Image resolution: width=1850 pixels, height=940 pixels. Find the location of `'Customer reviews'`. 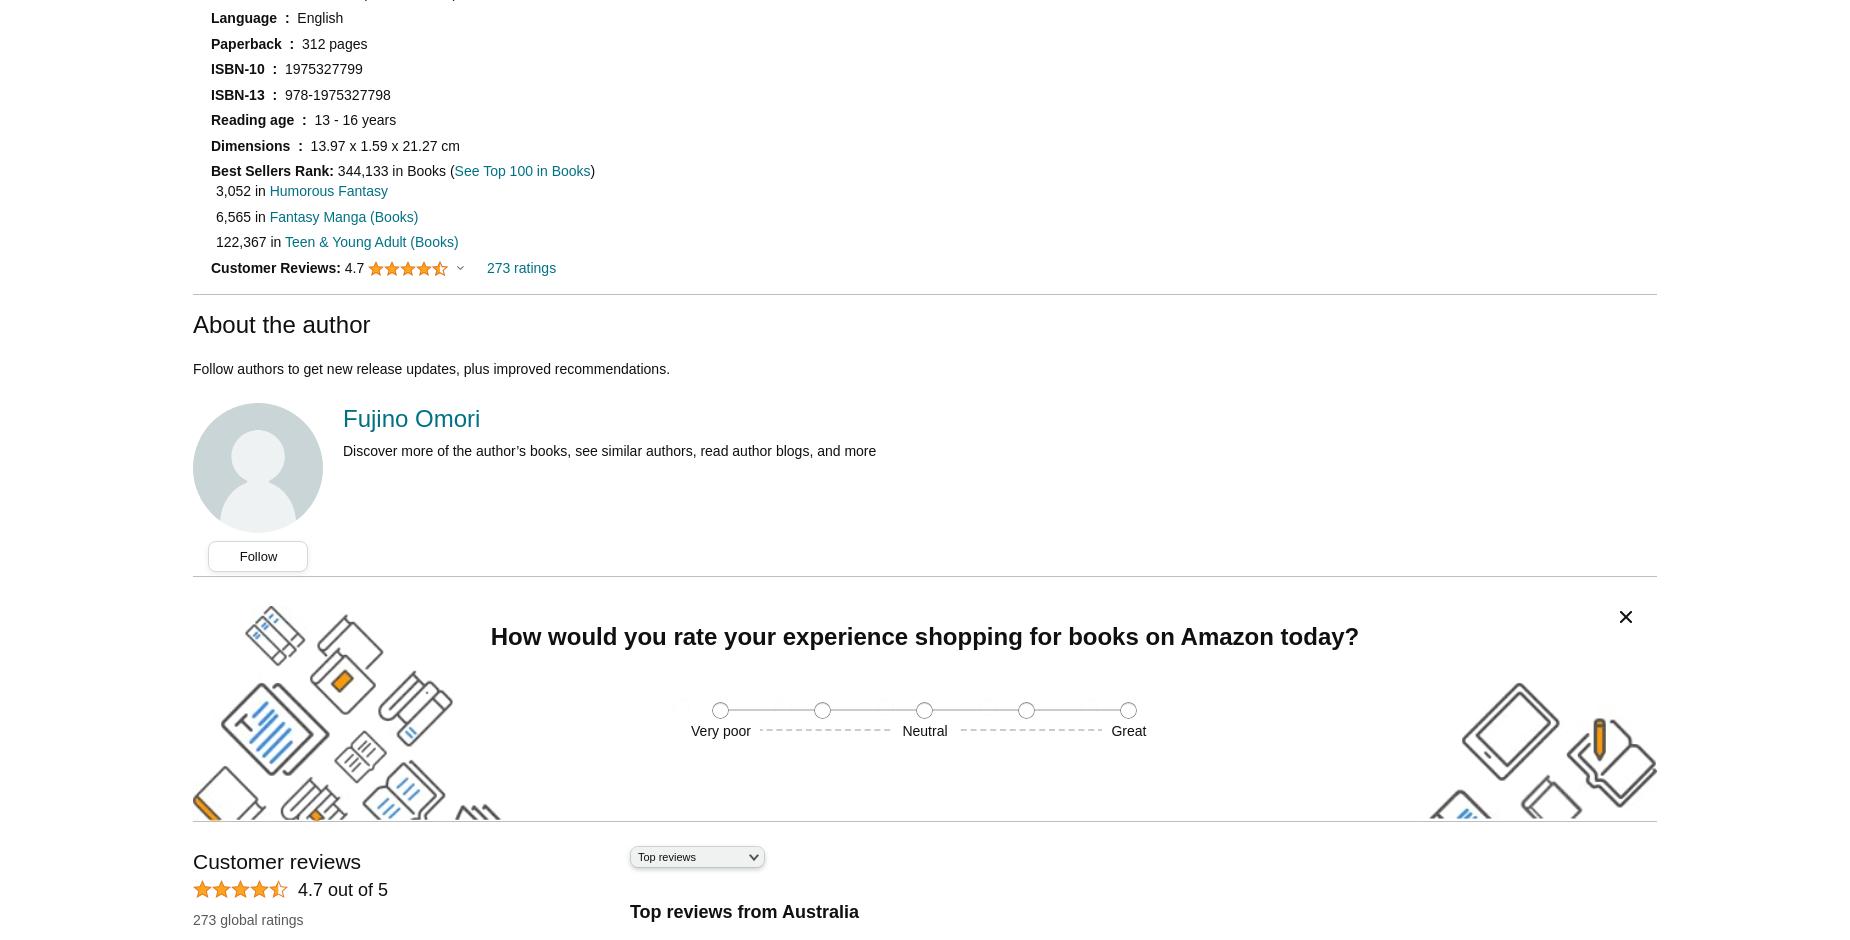

'Customer reviews' is located at coordinates (275, 859).